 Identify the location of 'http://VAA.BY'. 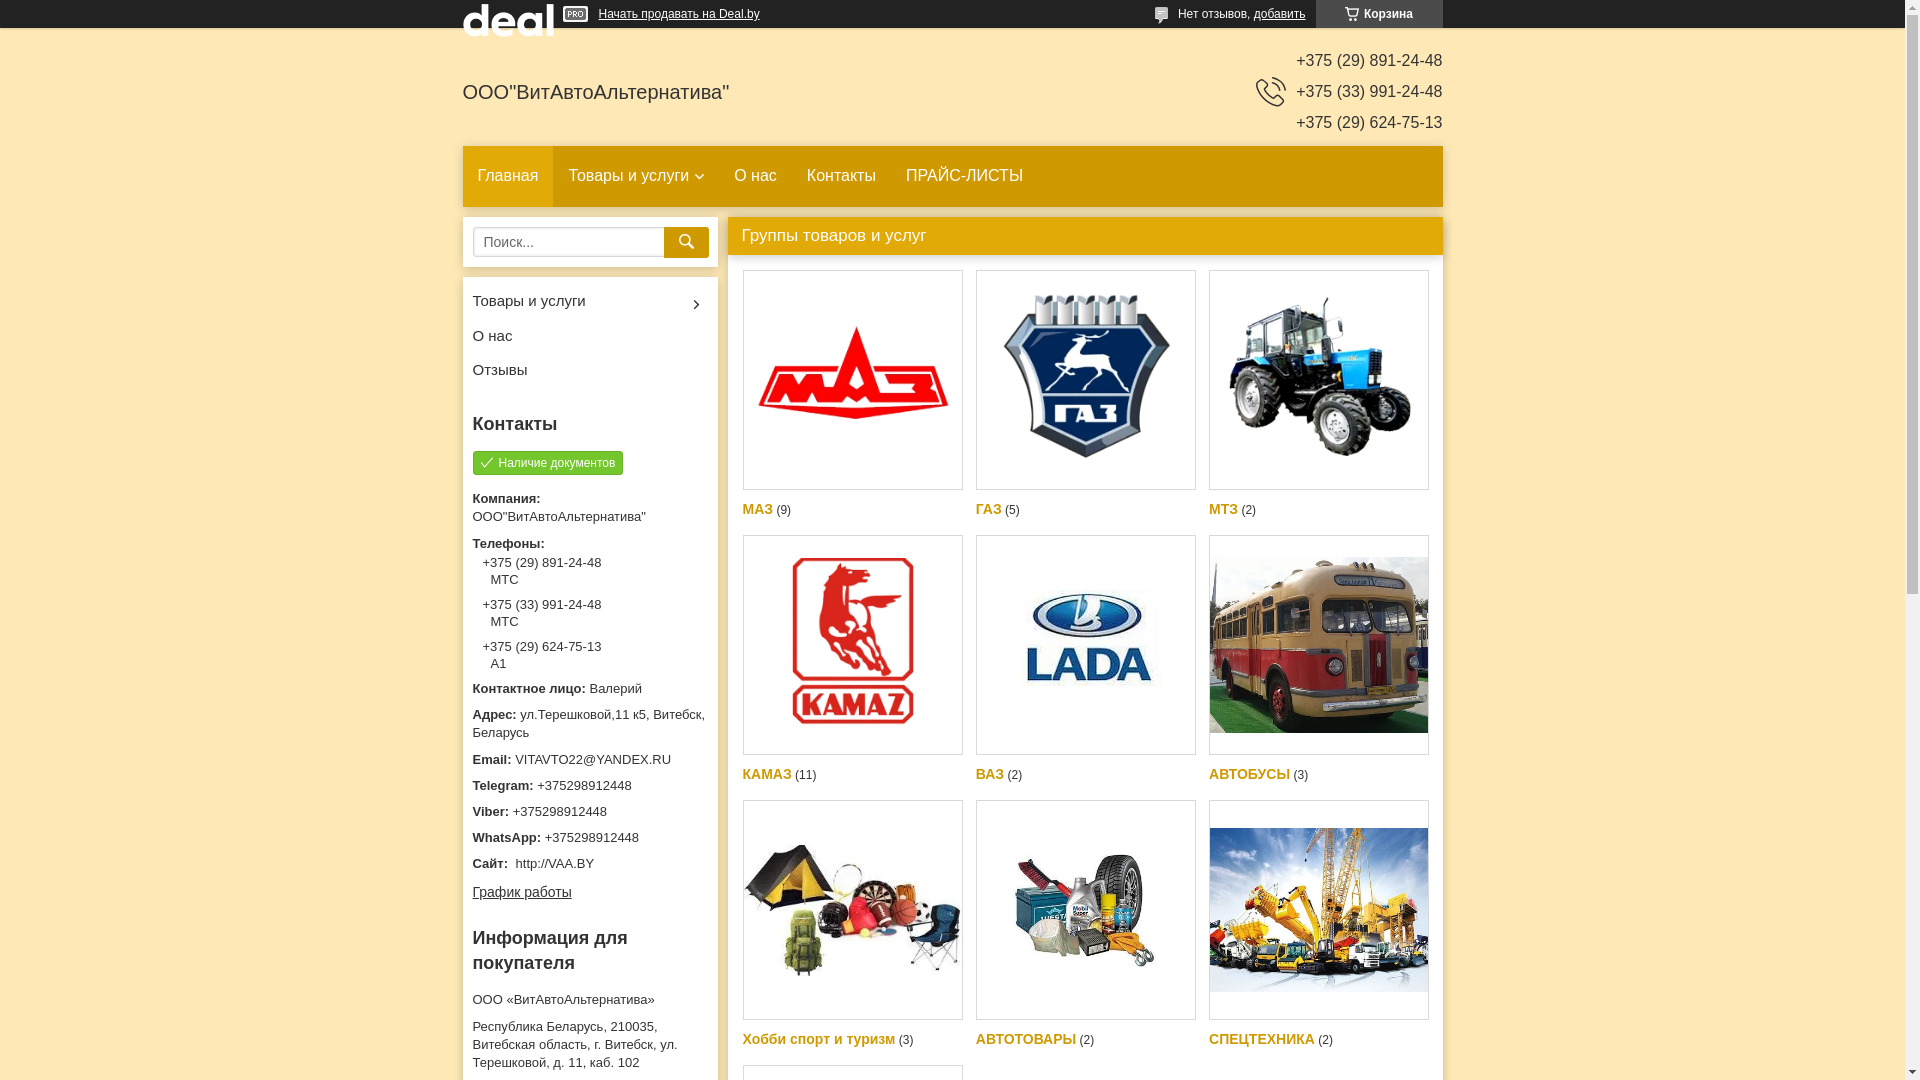
(555, 862).